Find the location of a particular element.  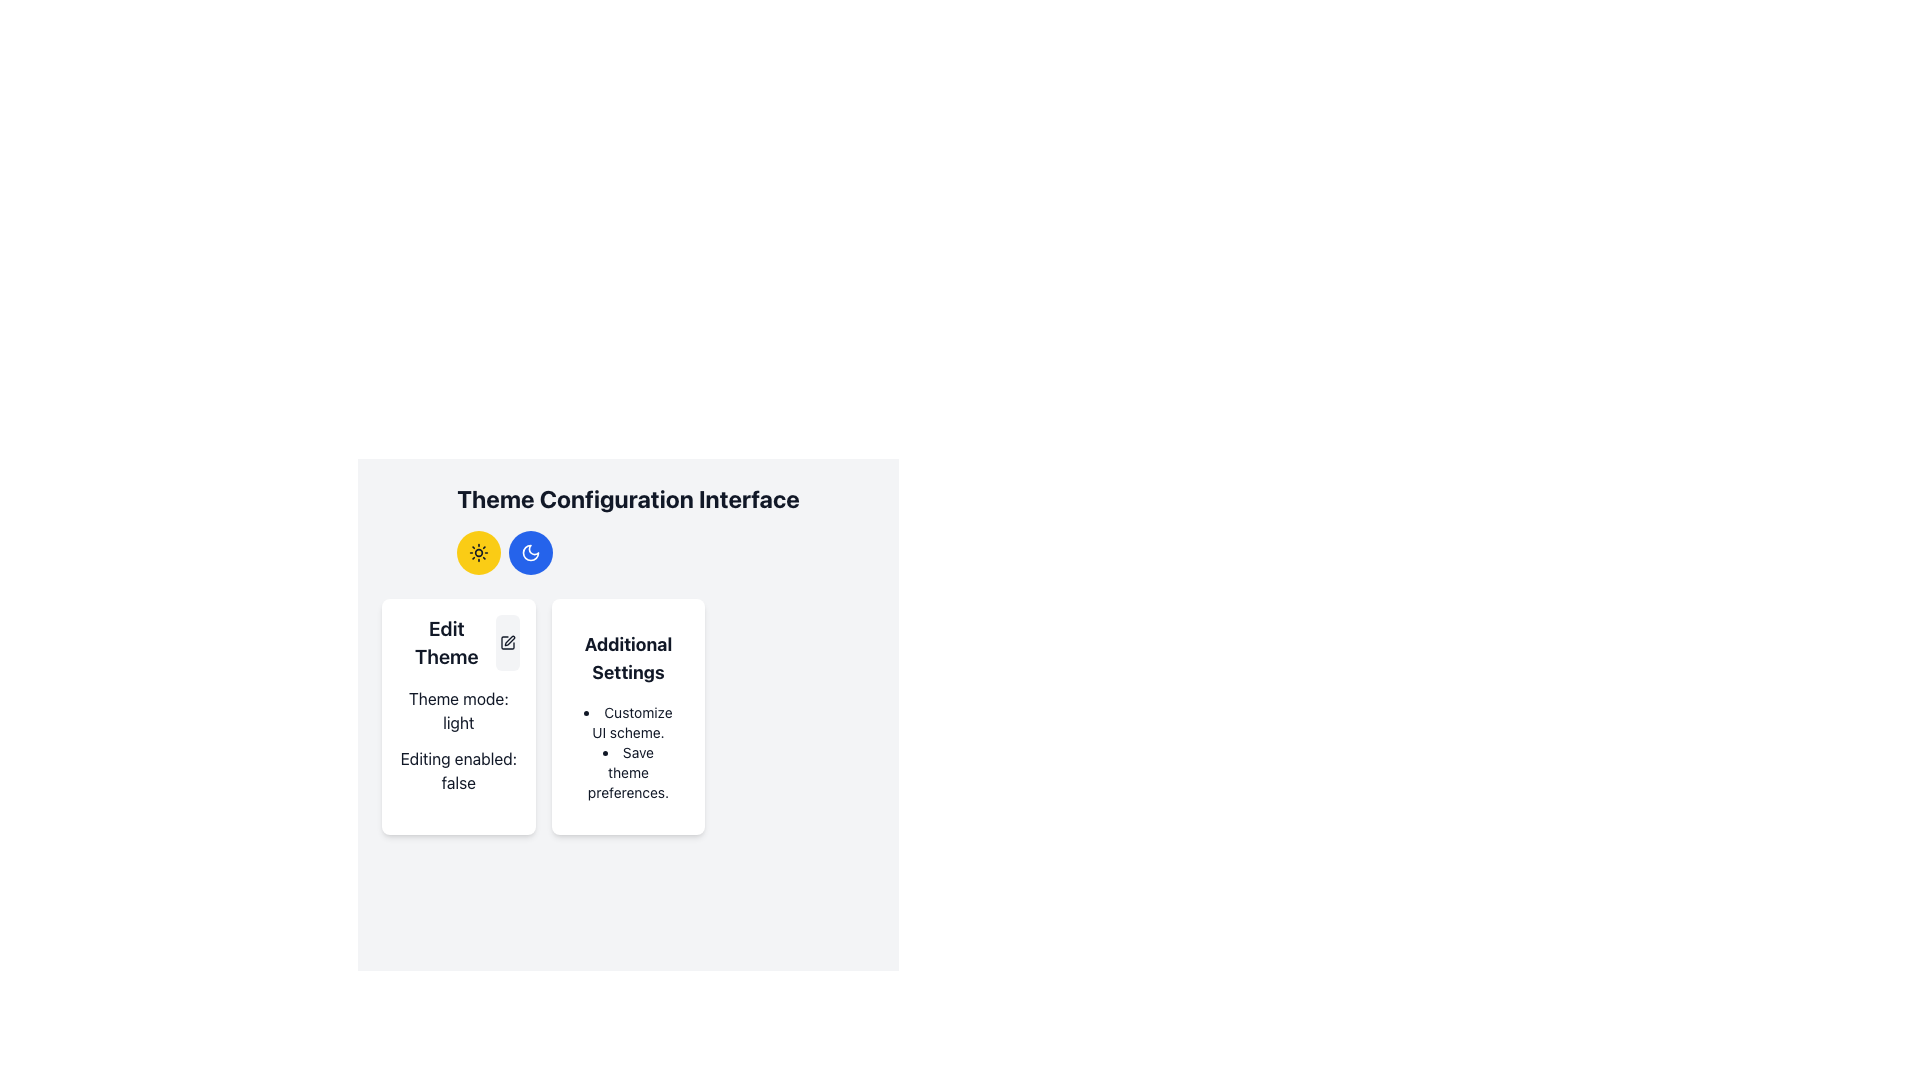

the circular blue button with a white 'moon' icon in the Theme Configuration Interface is located at coordinates (531, 552).